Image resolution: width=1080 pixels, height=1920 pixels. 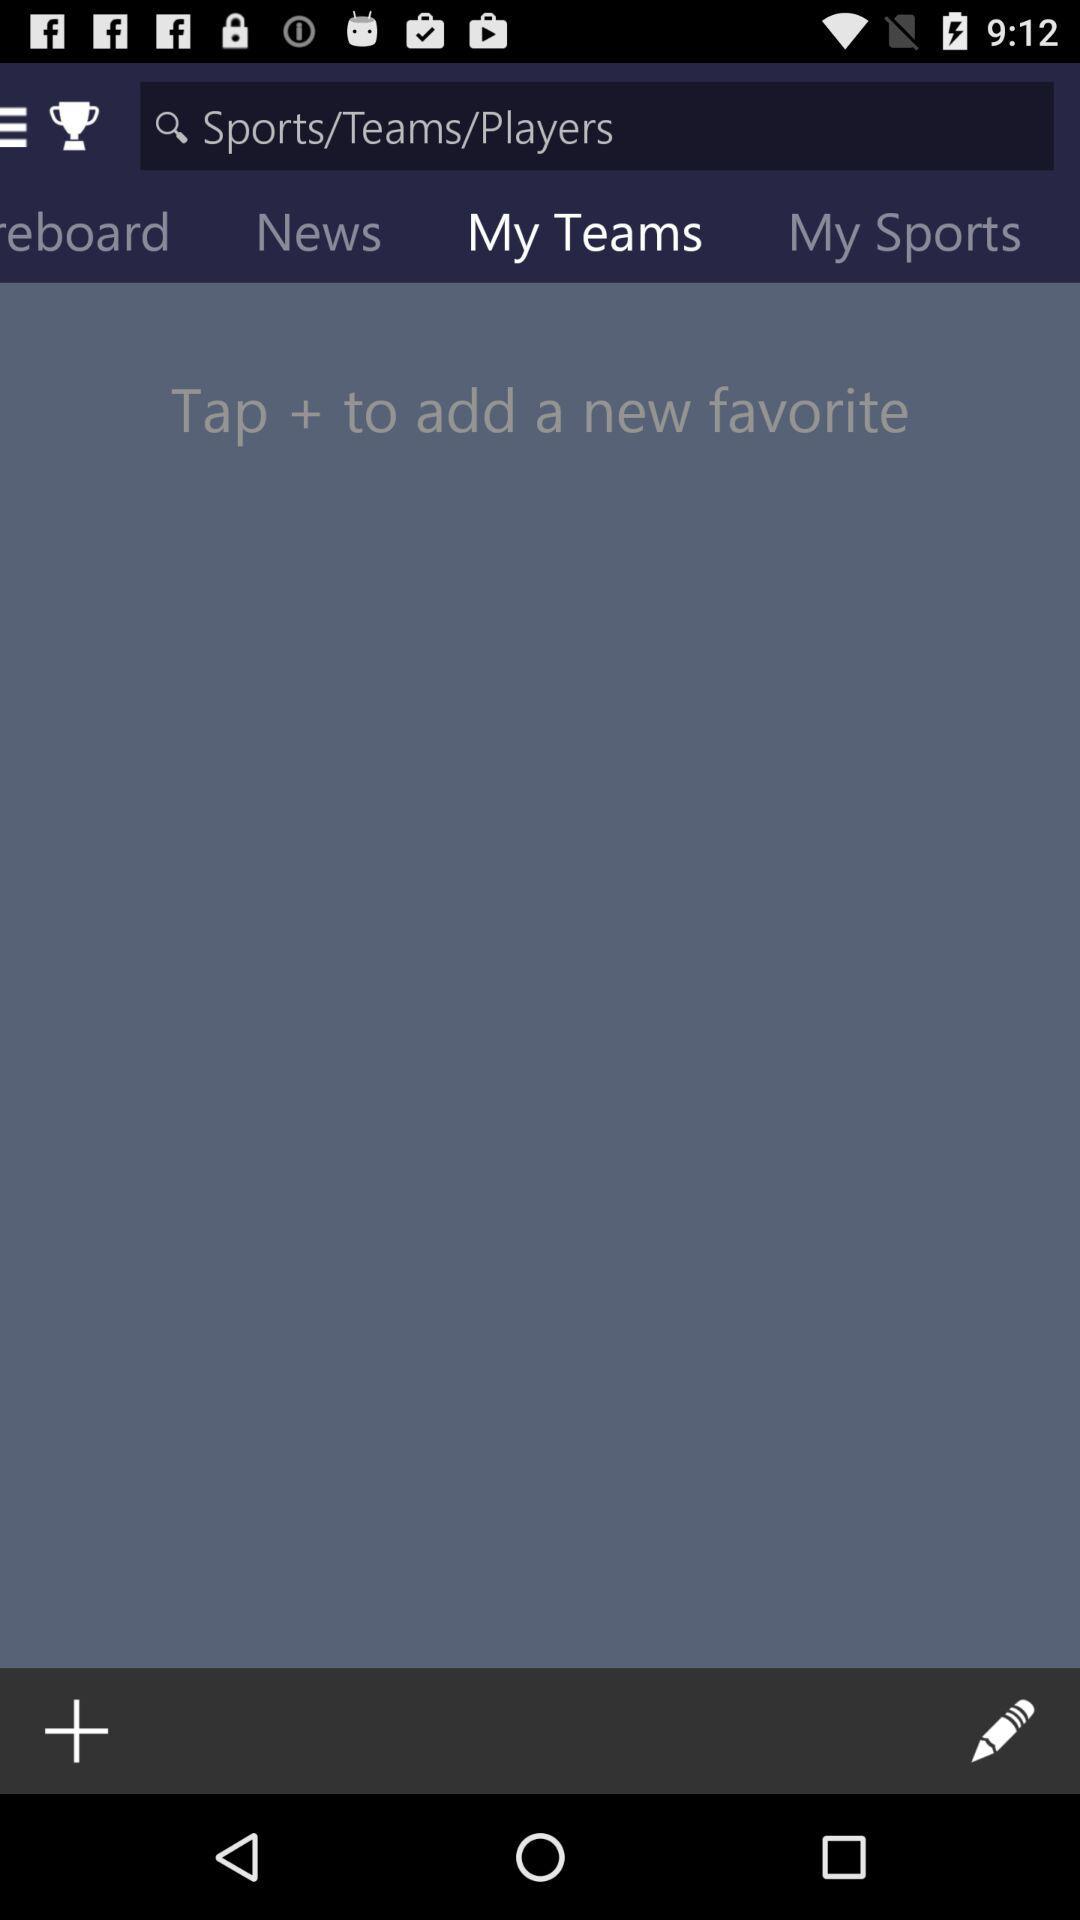 What do you see at coordinates (596, 124) in the screenshot?
I see `area for entered text for a search` at bounding box center [596, 124].